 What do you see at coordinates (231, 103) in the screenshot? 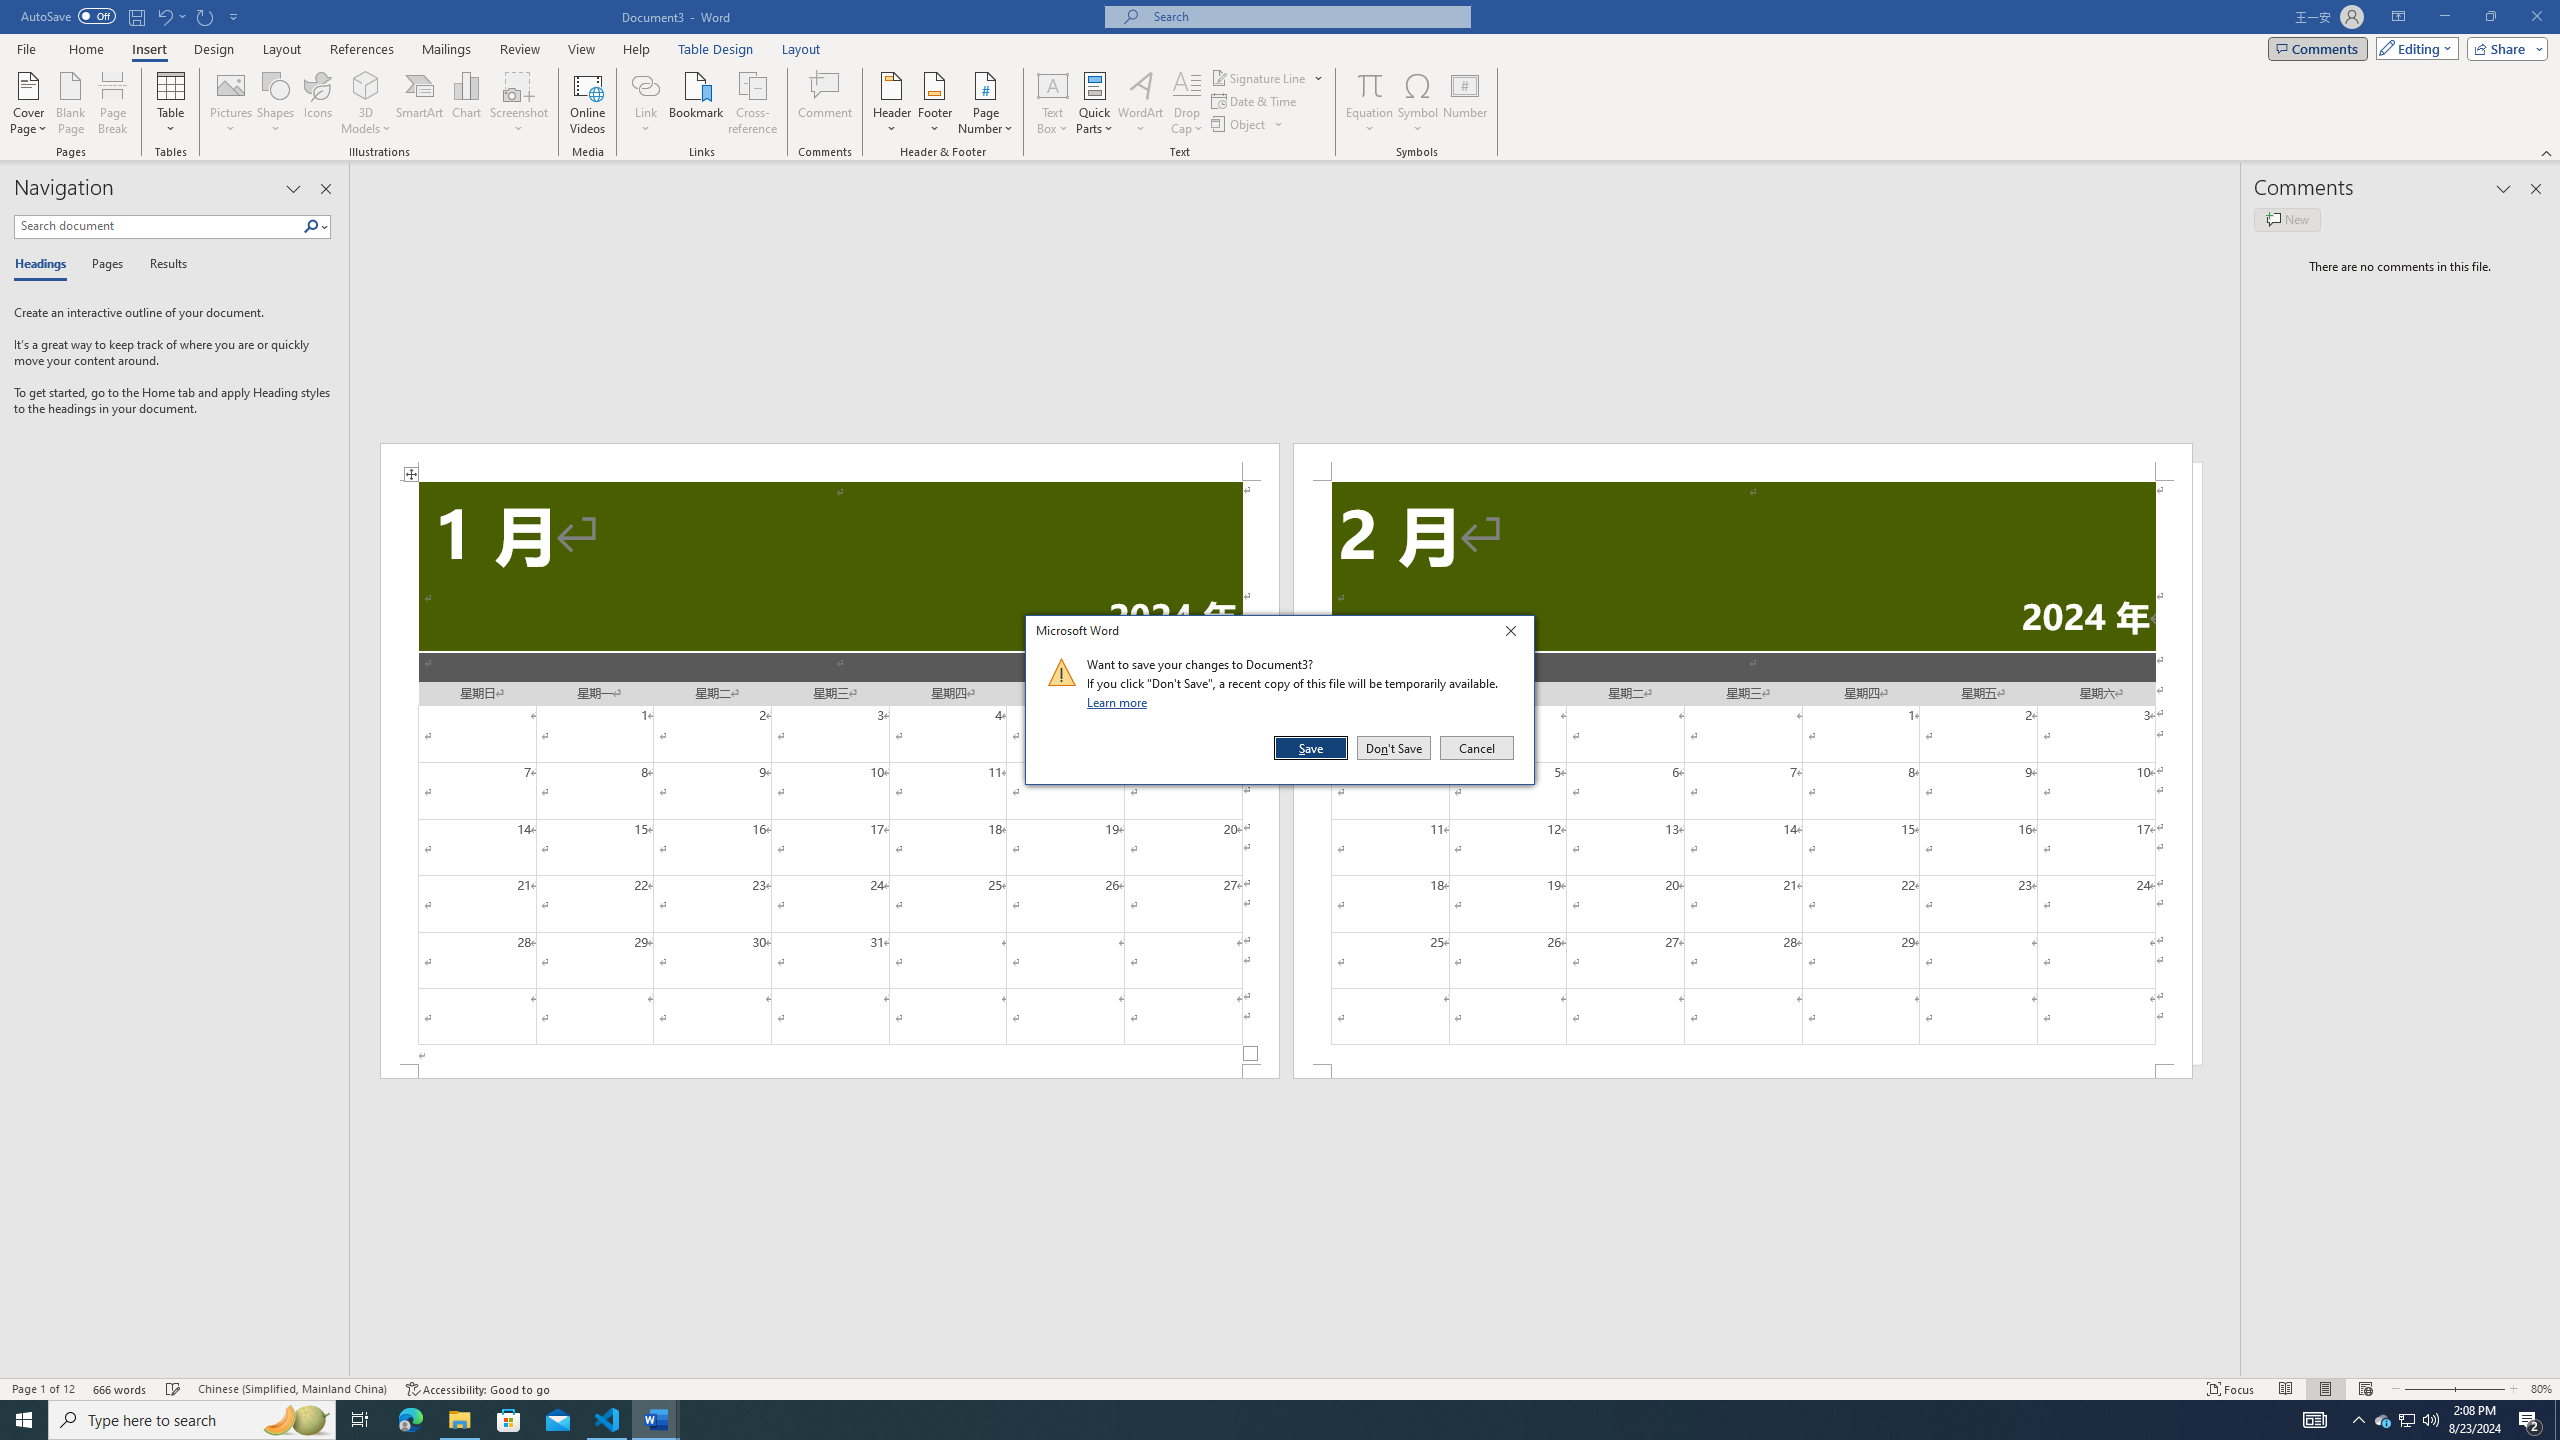
I see `'Pictures'` at bounding box center [231, 103].